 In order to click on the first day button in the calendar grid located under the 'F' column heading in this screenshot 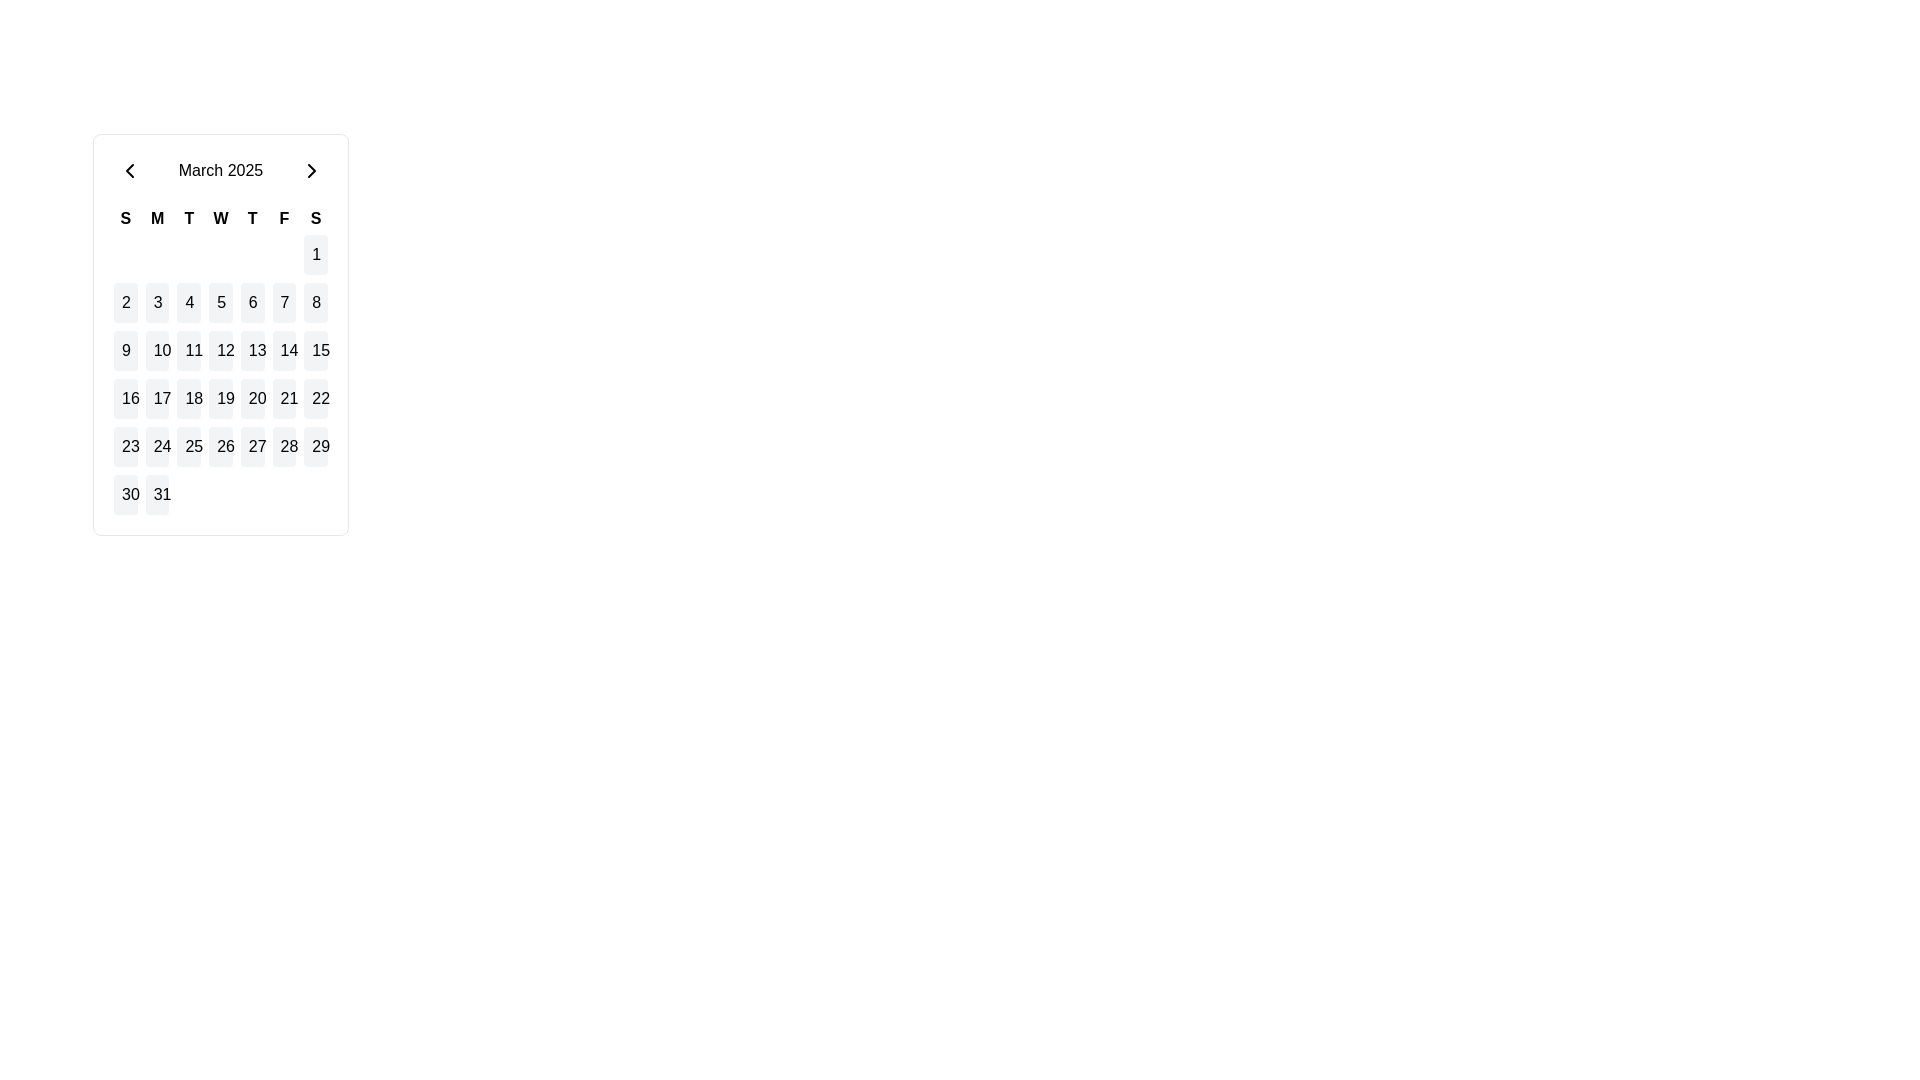, I will do `click(315, 253)`.